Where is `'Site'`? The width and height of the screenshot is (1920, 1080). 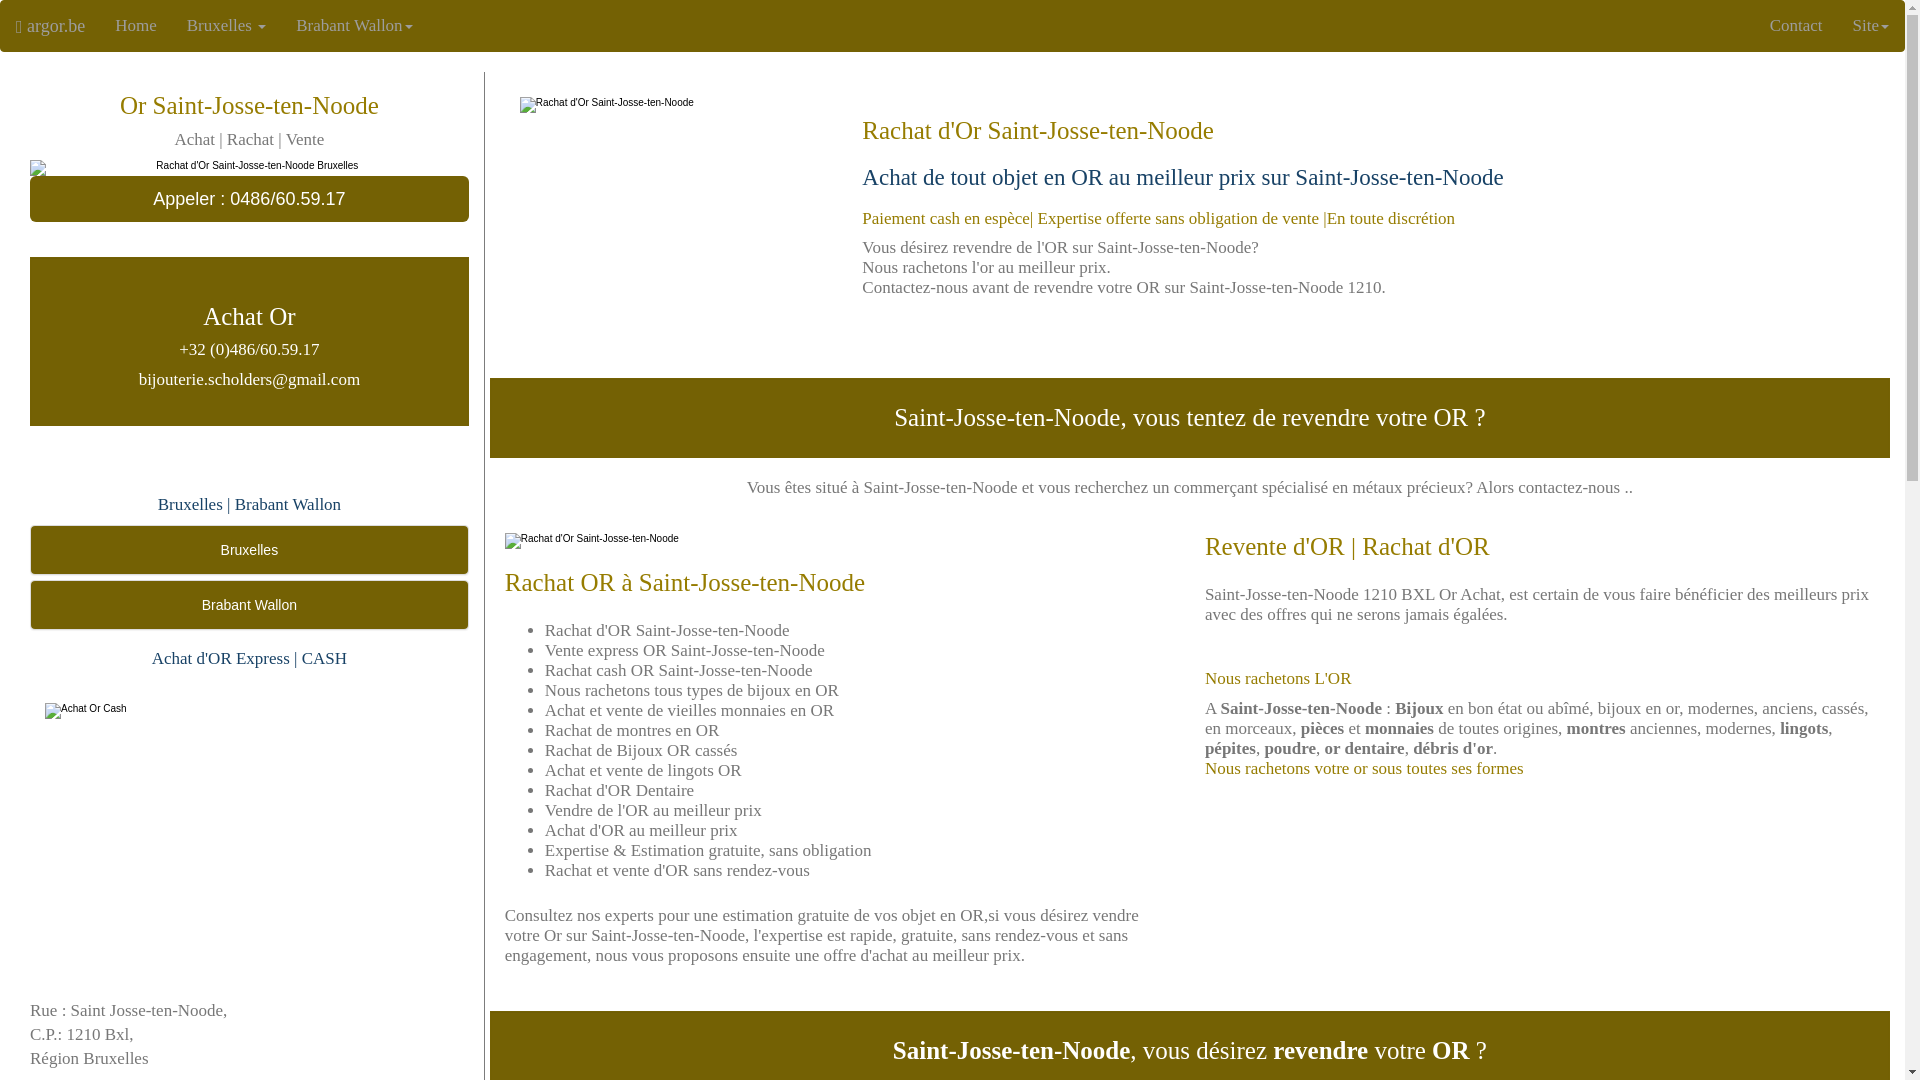 'Site' is located at coordinates (1870, 26).